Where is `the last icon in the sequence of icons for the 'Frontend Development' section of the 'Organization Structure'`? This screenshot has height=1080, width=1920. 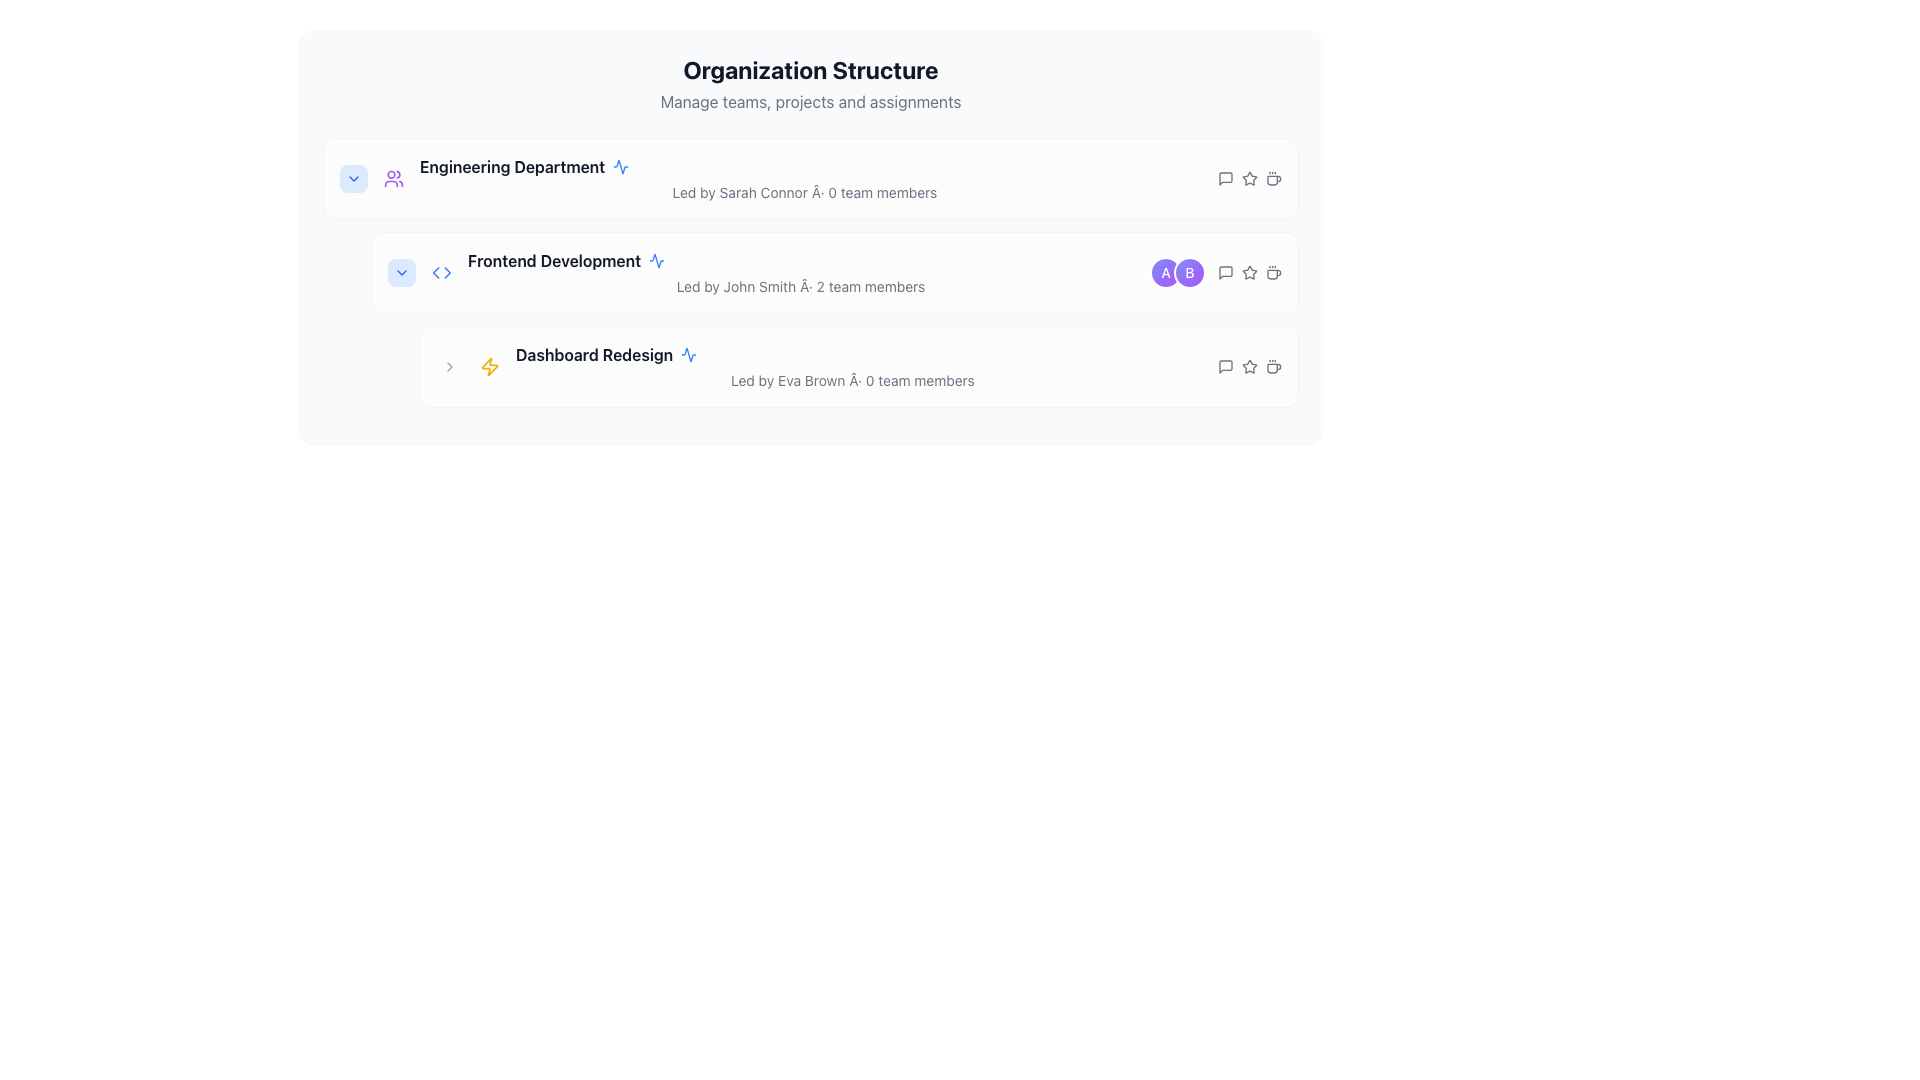 the last icon in the sequence of icons for the 'Frontend Development' section of the 'Organization Structure' is located at coordinates (1272, 273).